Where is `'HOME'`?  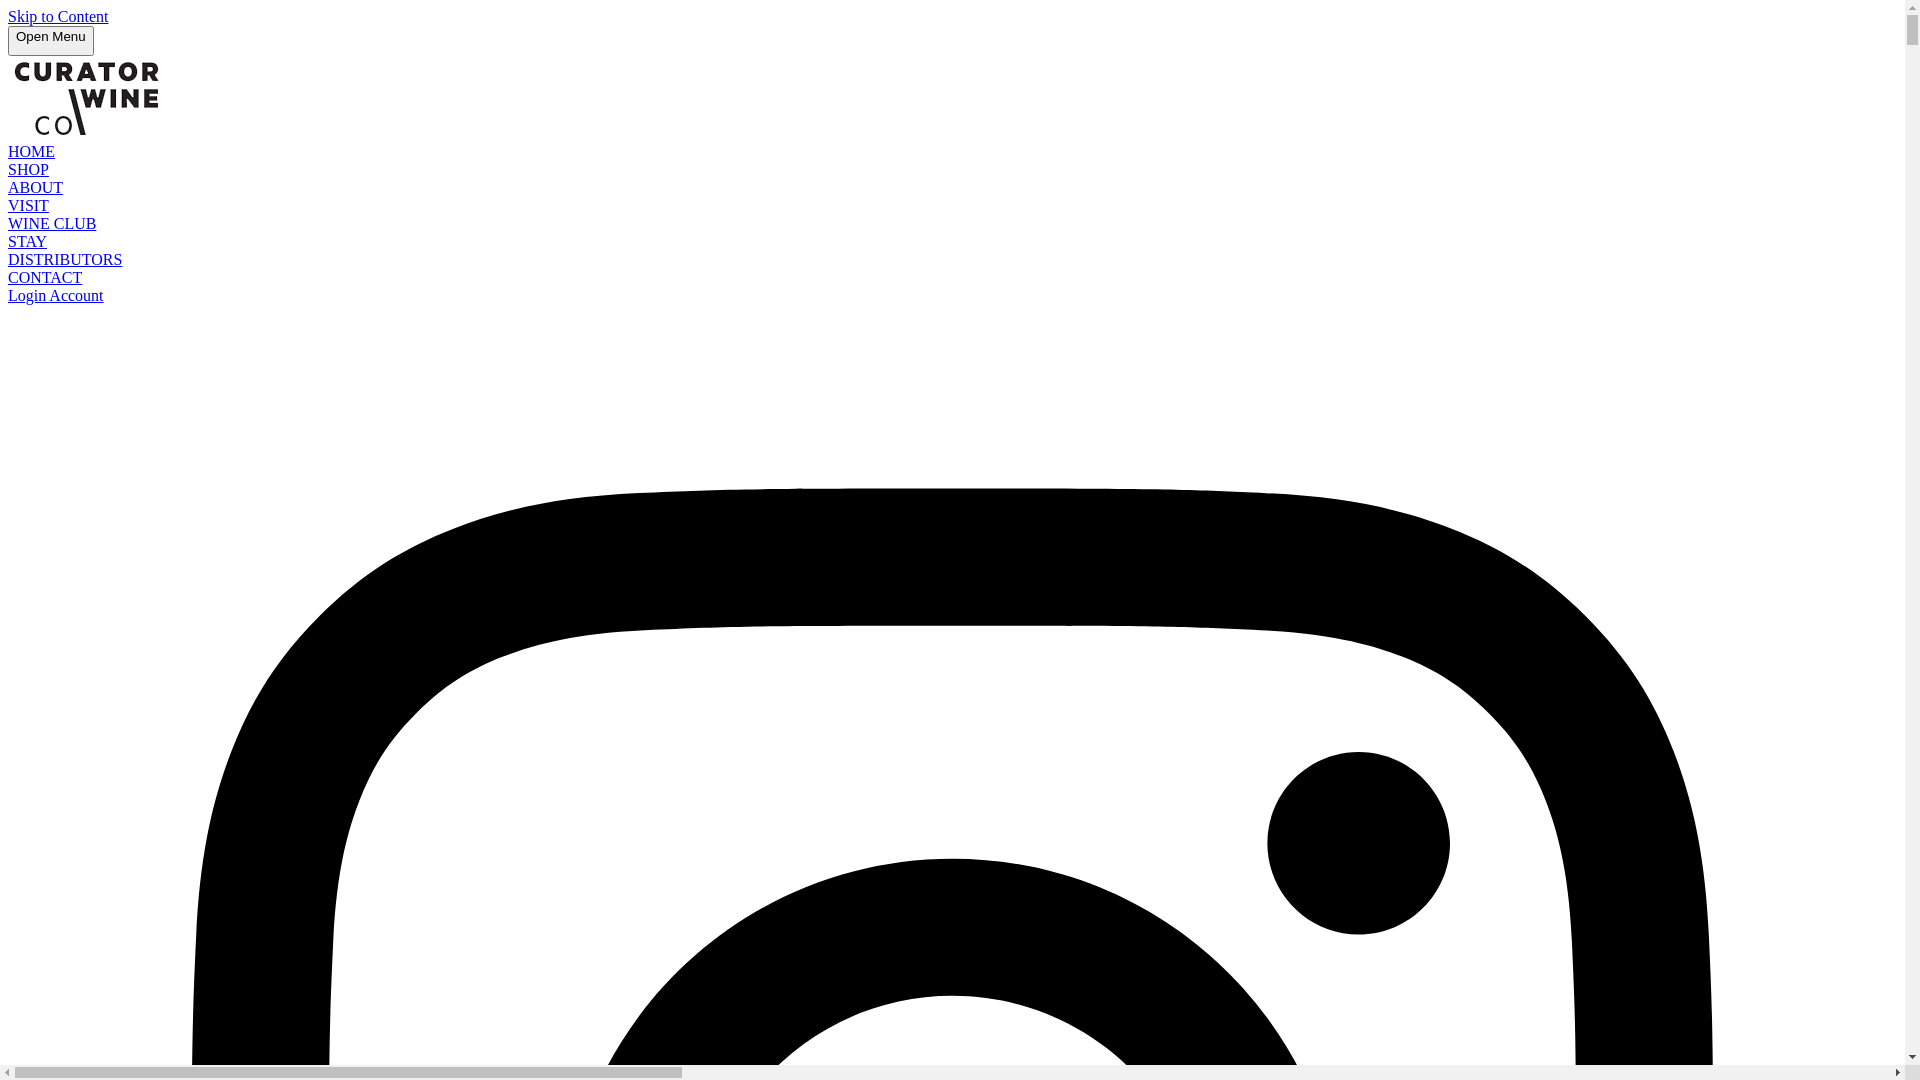
'HOME' is located at coordinates (31, 150).